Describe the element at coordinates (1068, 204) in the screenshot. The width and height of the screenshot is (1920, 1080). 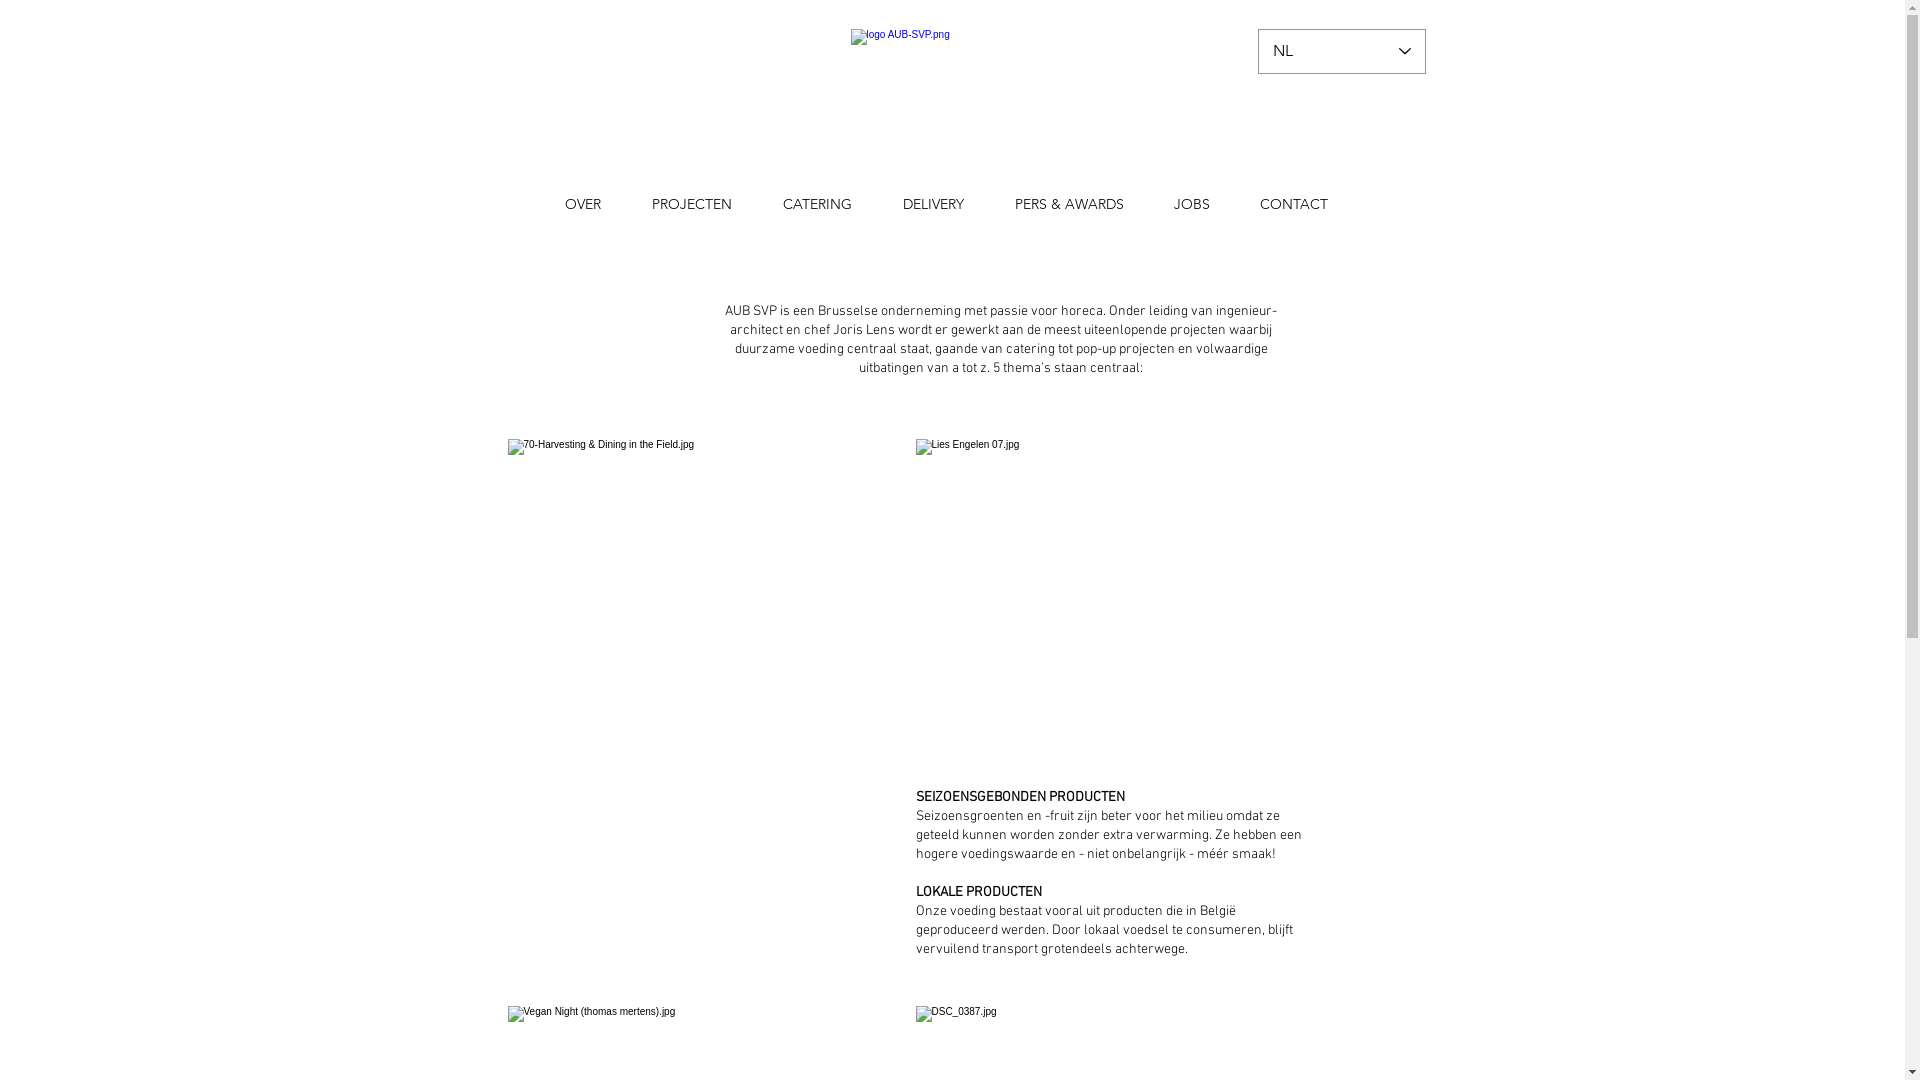
I see `'PERS & AWARDS'` at that location.